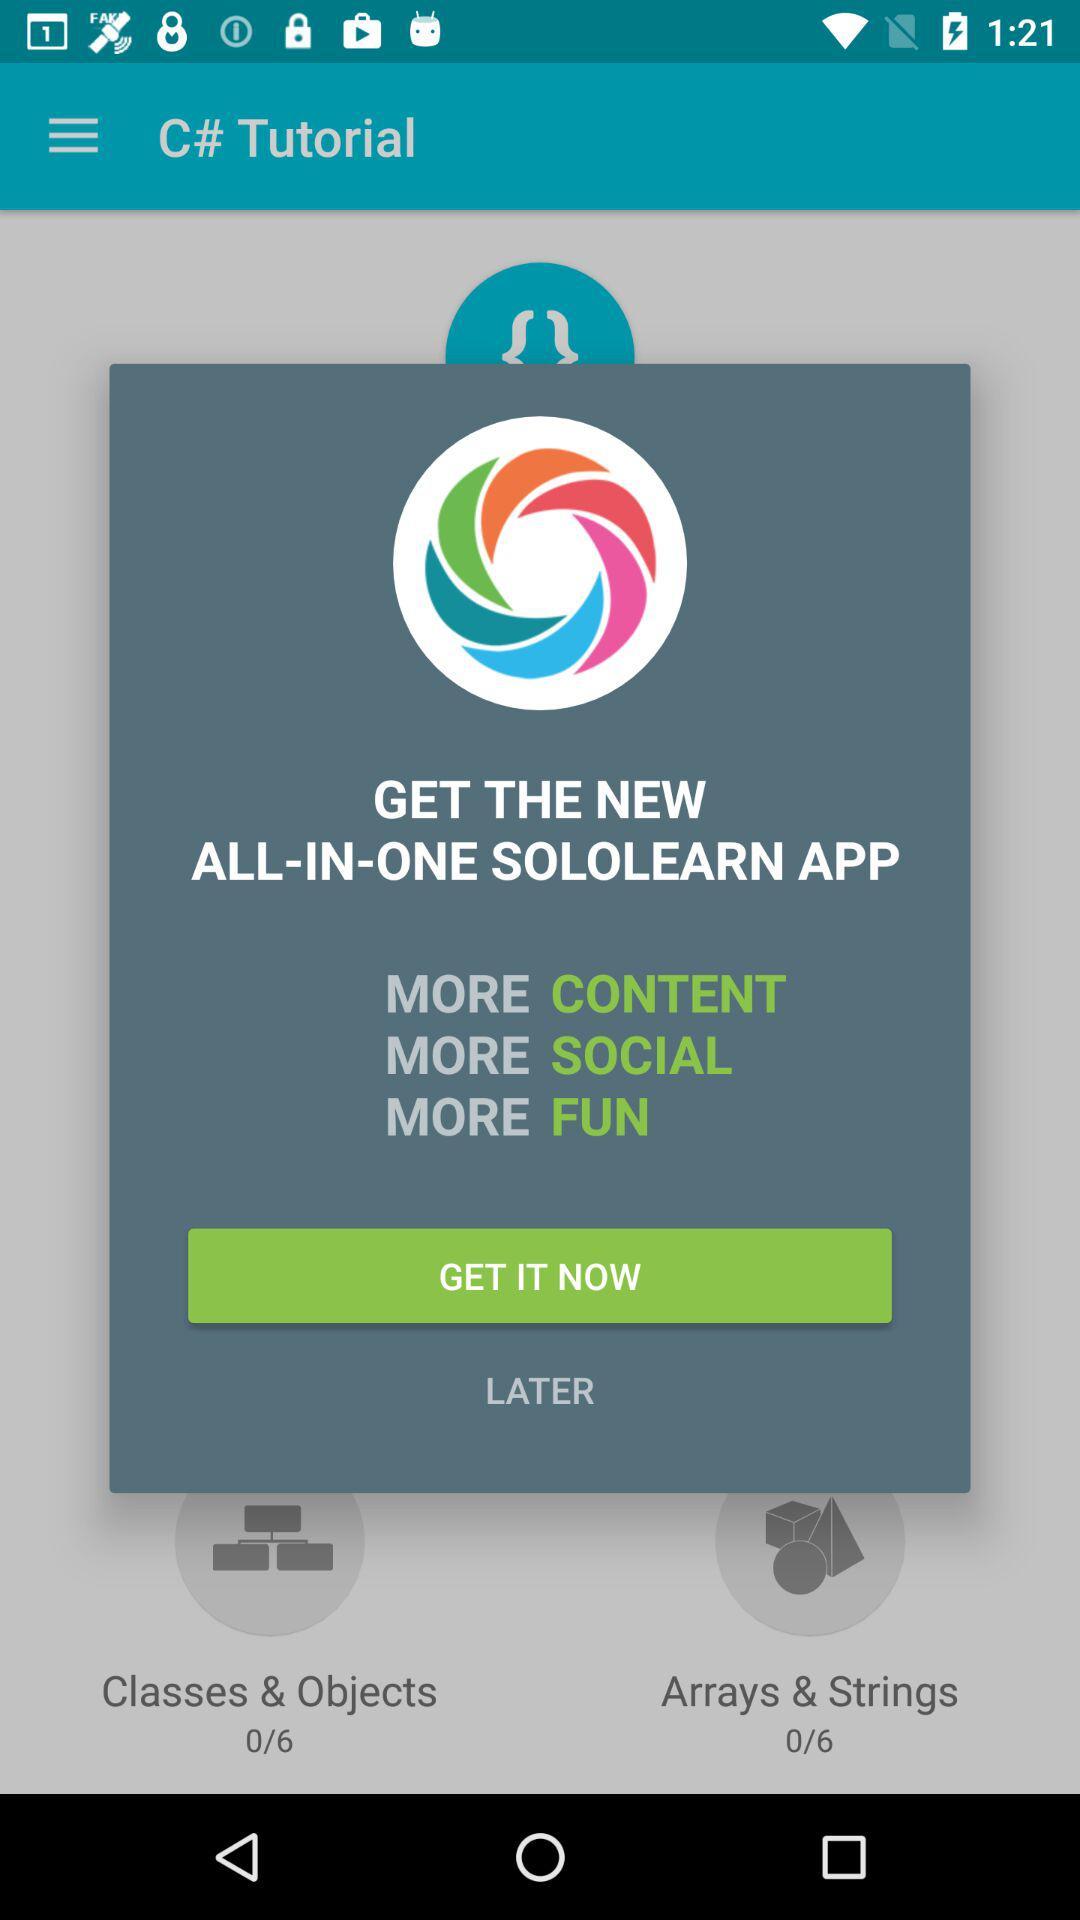  Describe the element at coordinates (540, 1388) in the screenshot. I see `later at the bottom` at that location.